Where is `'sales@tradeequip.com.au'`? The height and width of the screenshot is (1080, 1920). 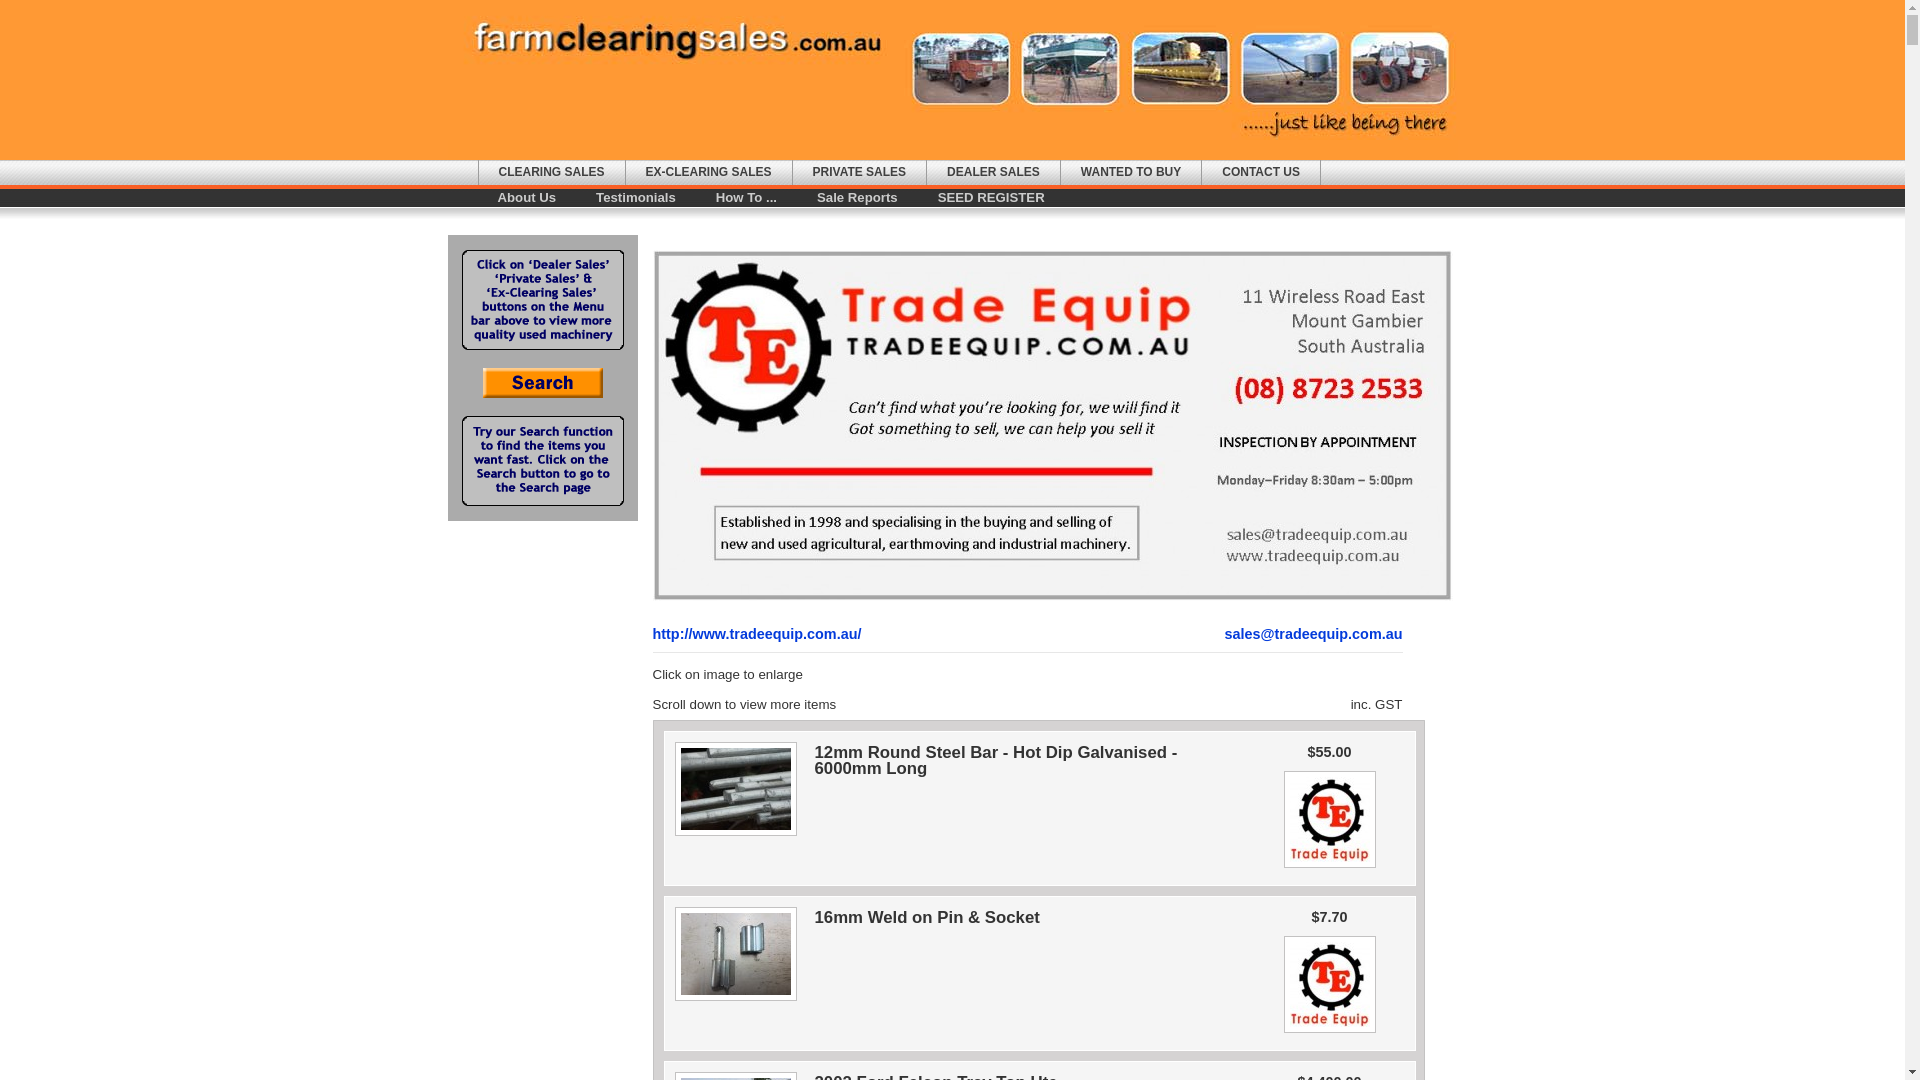 'sales@tradeequip.com.au' is located at coordinates (1313, 633).